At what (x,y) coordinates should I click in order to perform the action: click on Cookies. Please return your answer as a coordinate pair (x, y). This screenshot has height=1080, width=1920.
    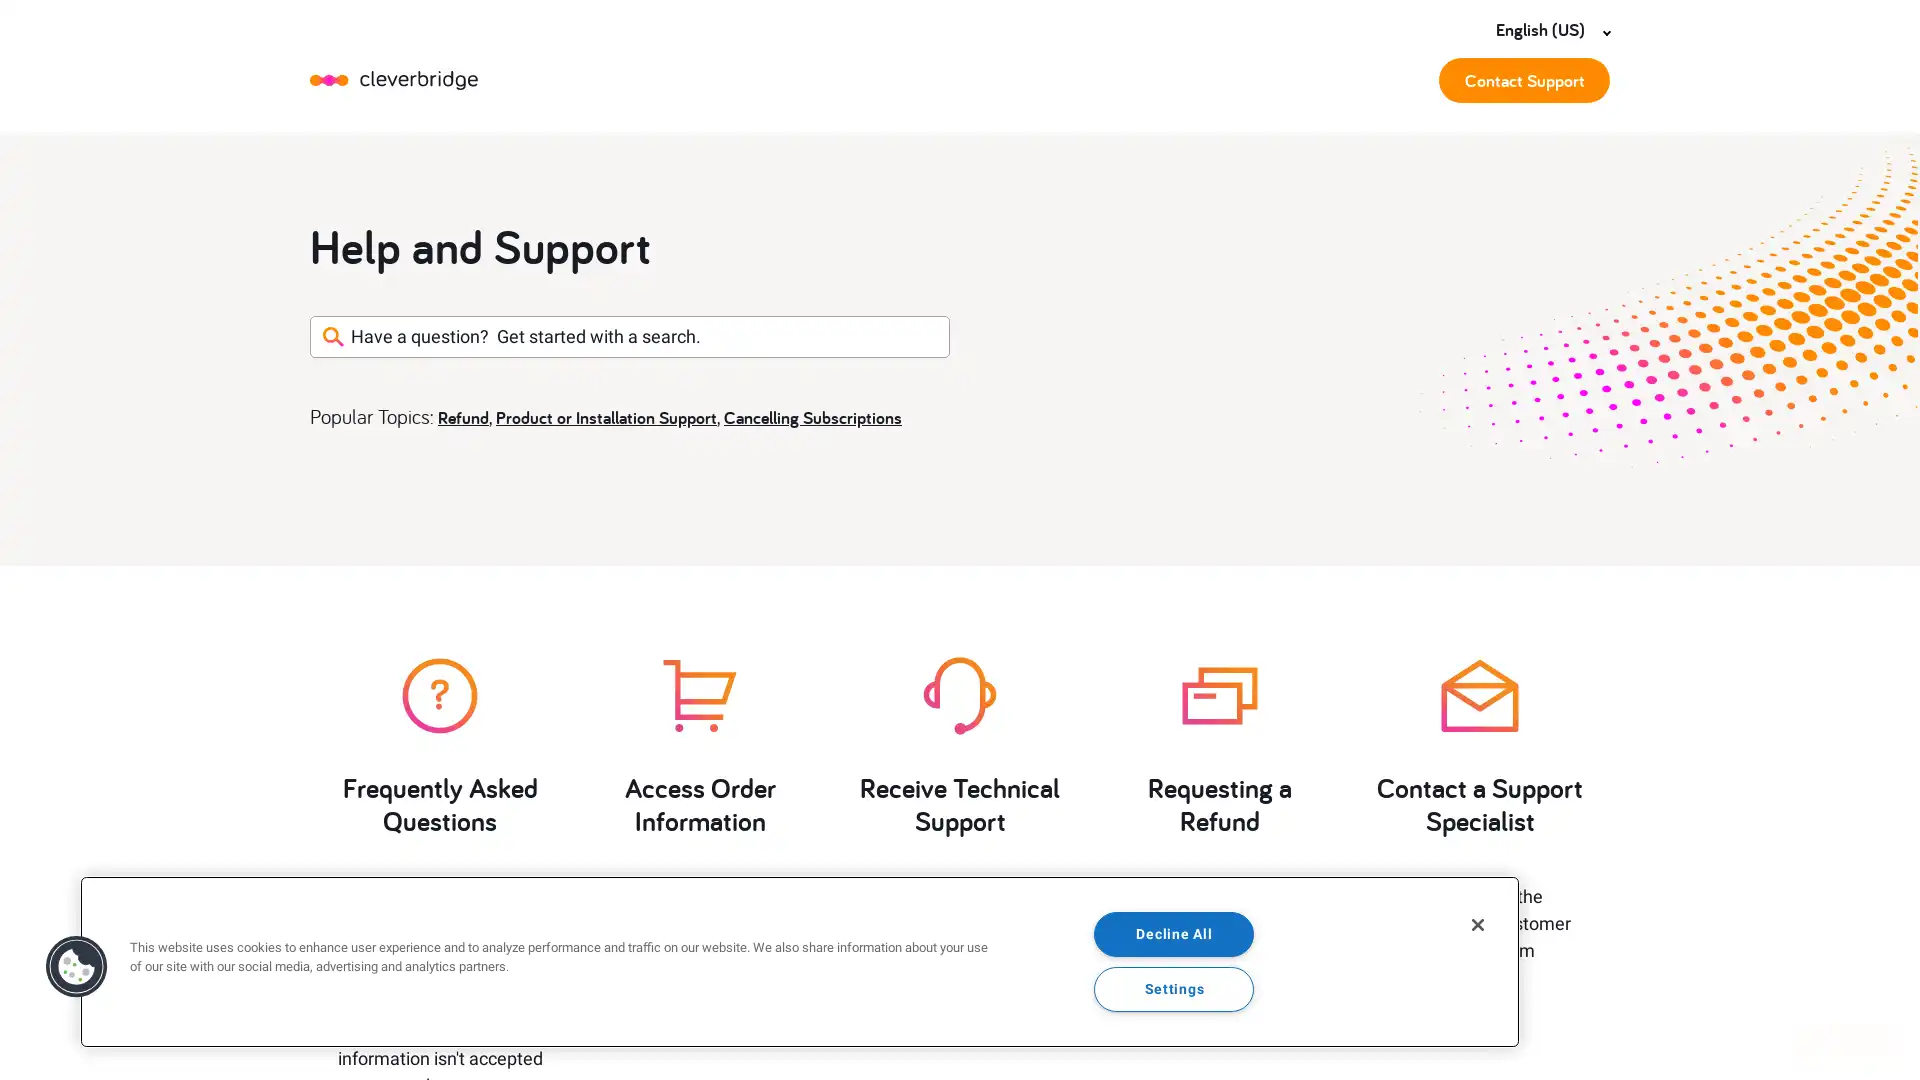
    Looking at the image, I should click on (76, 966).